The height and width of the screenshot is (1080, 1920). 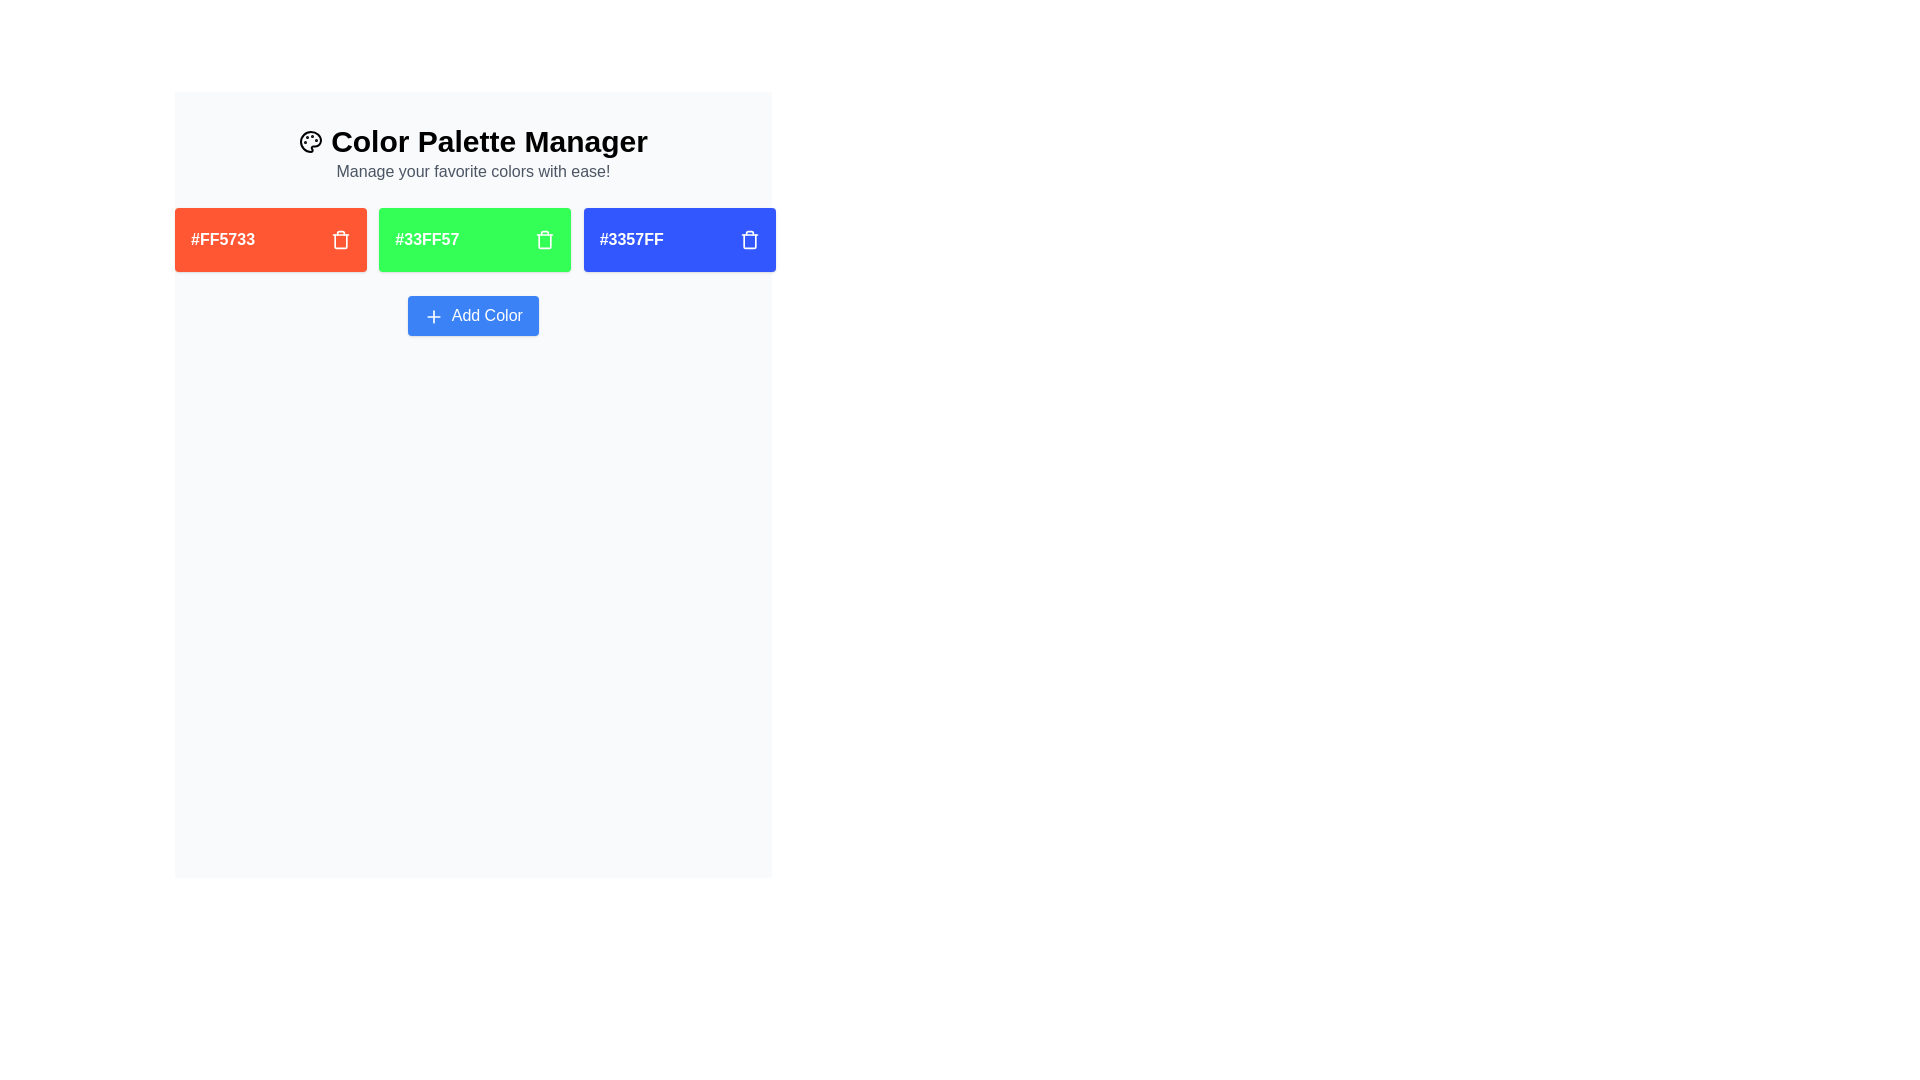 What do you see at coordinates (310, 141) in the screenshot?
I see `the paint palette graphical icon located to the left of the 'Color Palette Manager' title at the top of the interface` at bounding box center [310, 141].